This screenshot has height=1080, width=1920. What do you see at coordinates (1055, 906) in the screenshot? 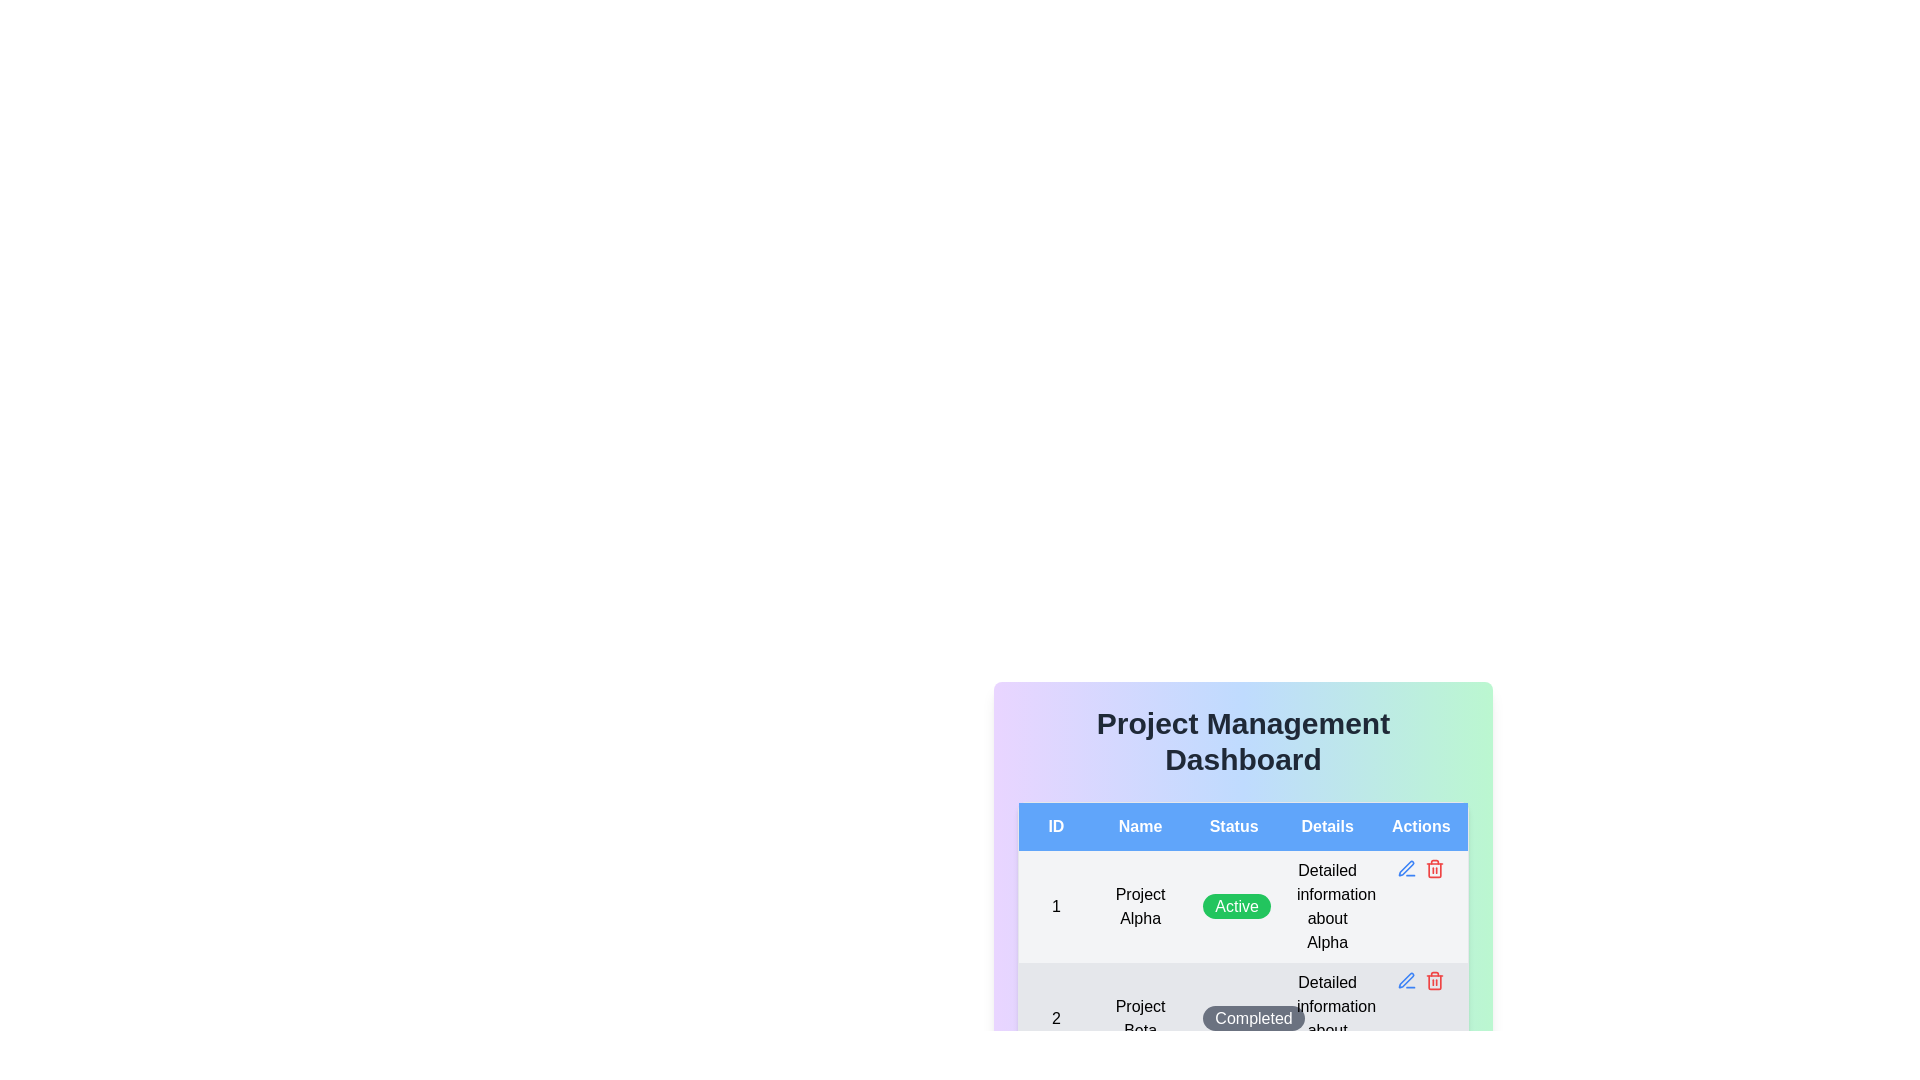
I see `the text label displaying the character '1' in the first cell of the 'ID' column, which is the unique identifier for 'Project Alpha'` at bounding box center [1055, 906].